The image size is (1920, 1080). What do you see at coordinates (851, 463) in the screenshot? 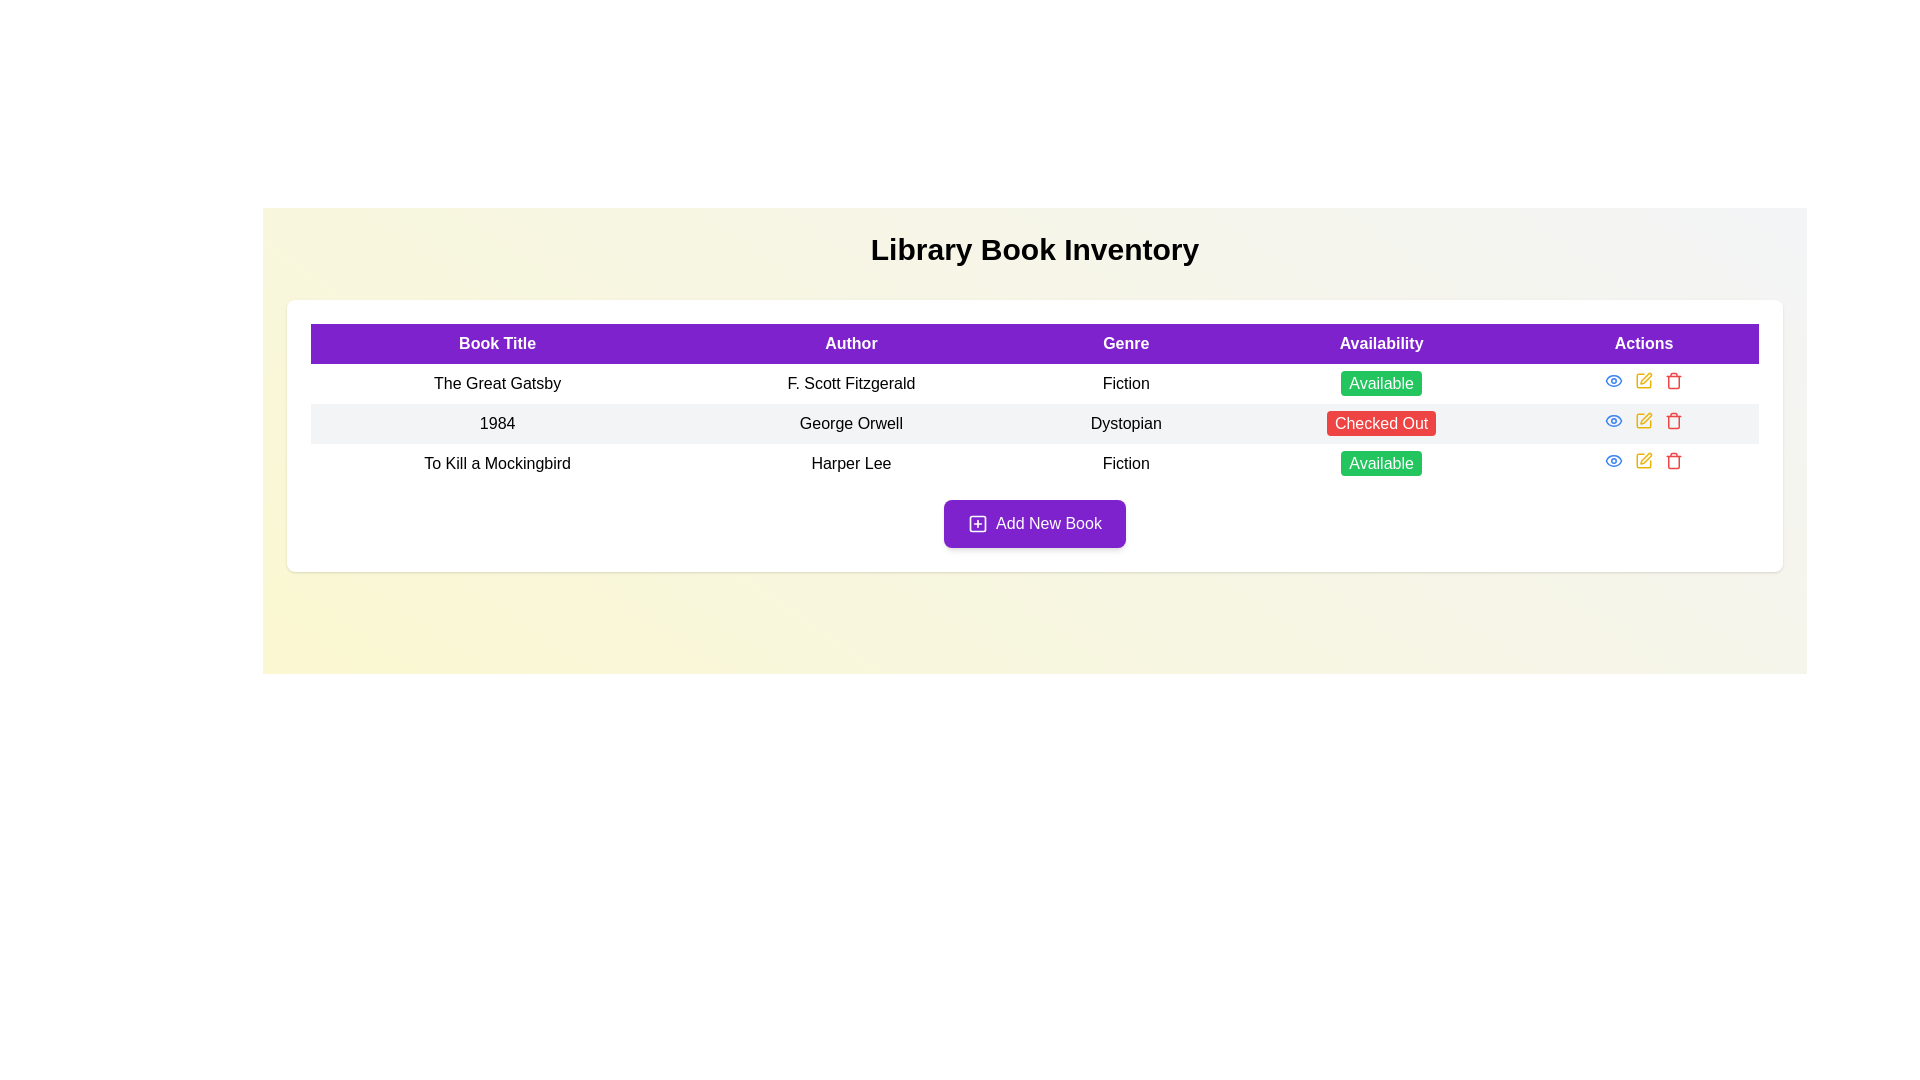
I see `text label 'Harper Lee' which indicates the author of the book in the third row of the table under the 'Author' column, positioned between 'To Kill a Mockingbird' and 'Fiction'` at bounding box center [851, 463].